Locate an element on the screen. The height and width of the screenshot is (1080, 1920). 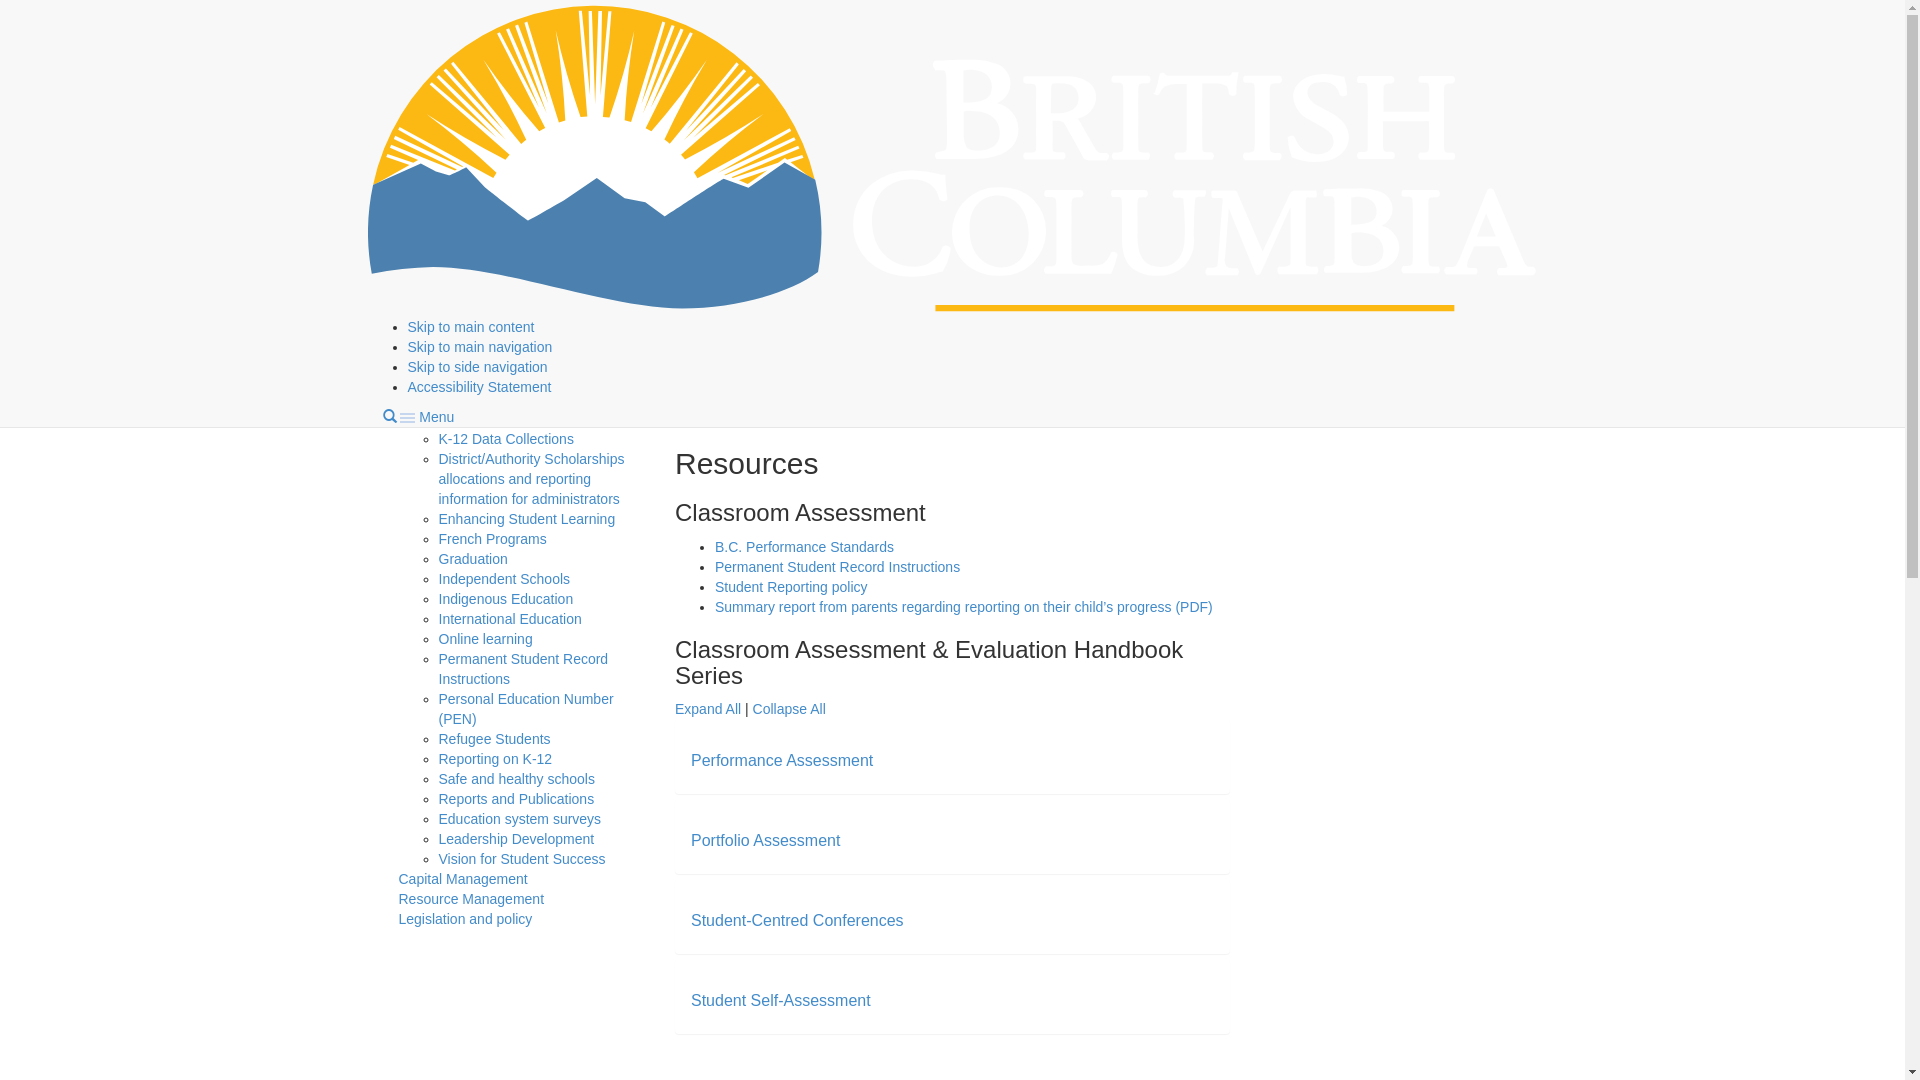
'Student-Centred Conferences' is located at coordinates (796, 920).